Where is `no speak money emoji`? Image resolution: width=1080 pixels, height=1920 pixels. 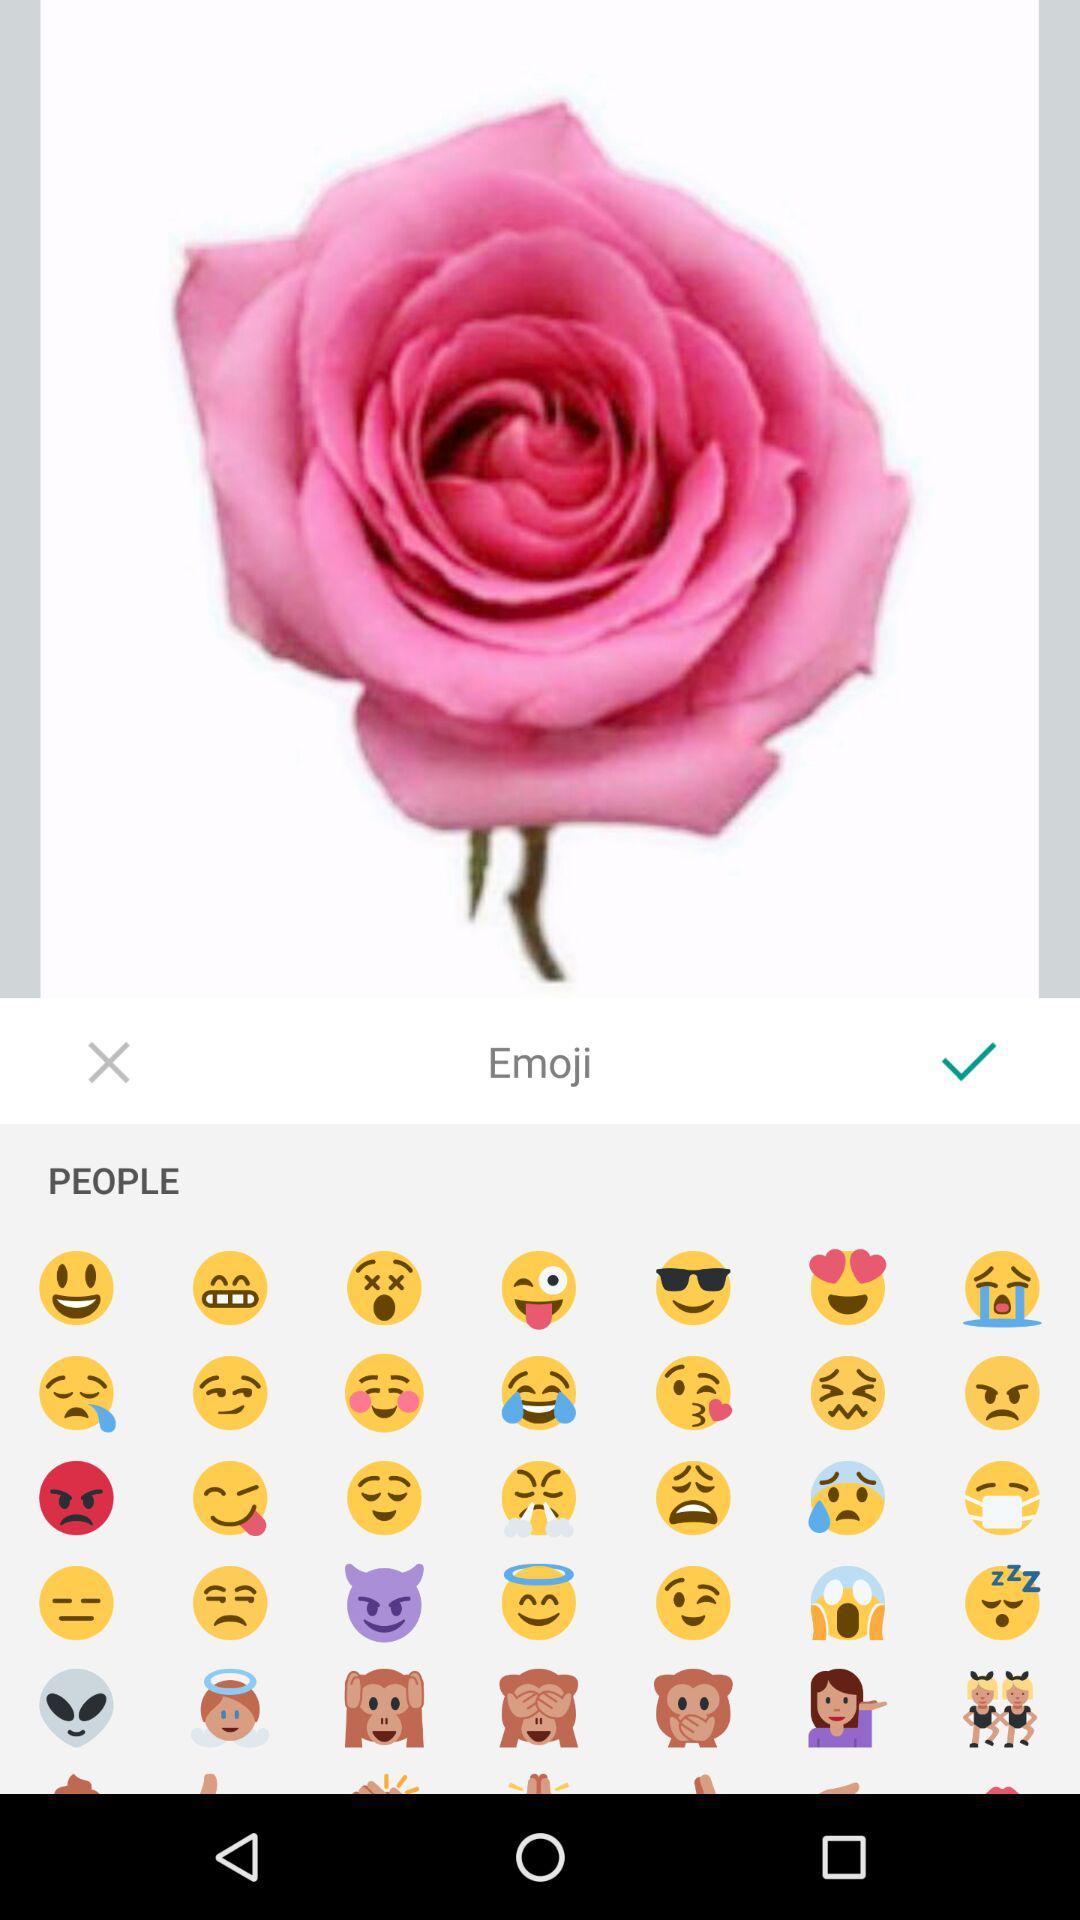
no speak money emoji is located at coordinates (692, 1707).